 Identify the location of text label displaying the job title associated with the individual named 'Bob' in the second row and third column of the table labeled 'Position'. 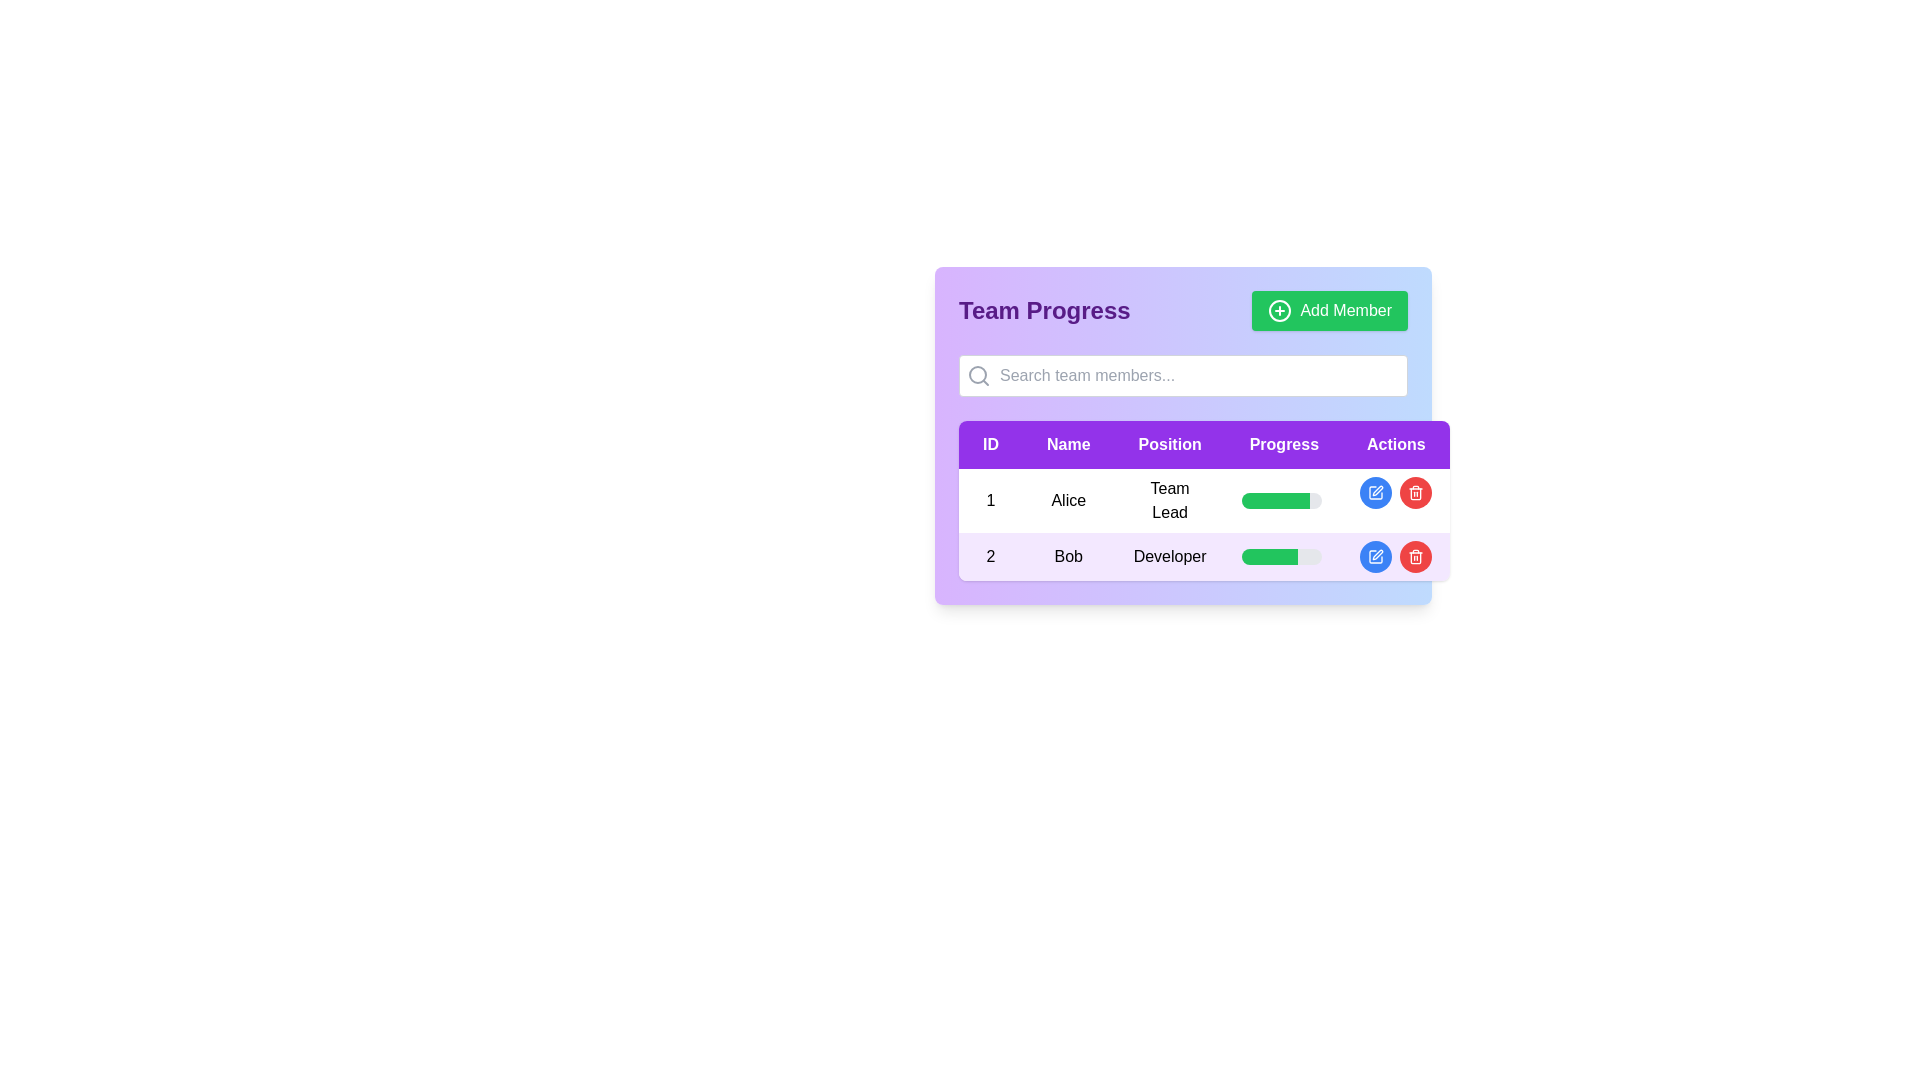
(1170, 556).